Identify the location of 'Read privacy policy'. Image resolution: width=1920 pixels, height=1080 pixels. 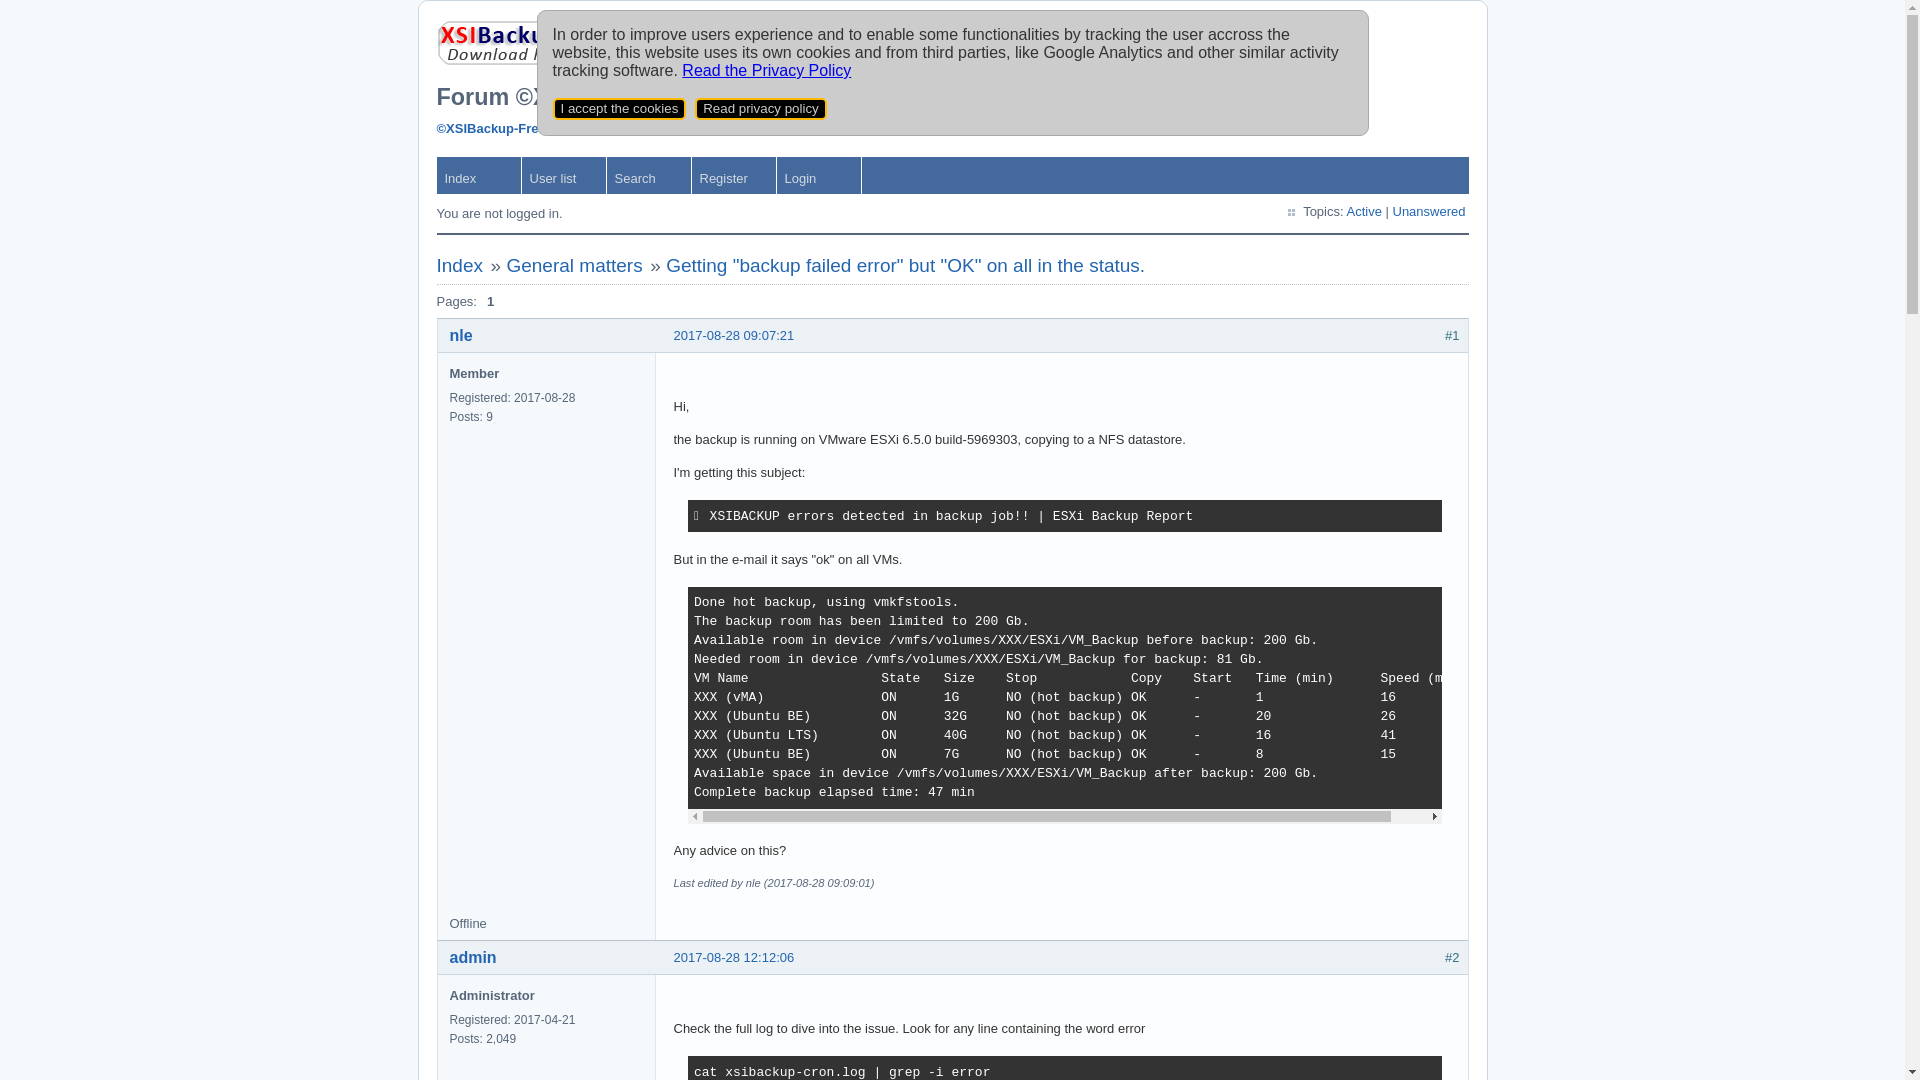
(760, 108).